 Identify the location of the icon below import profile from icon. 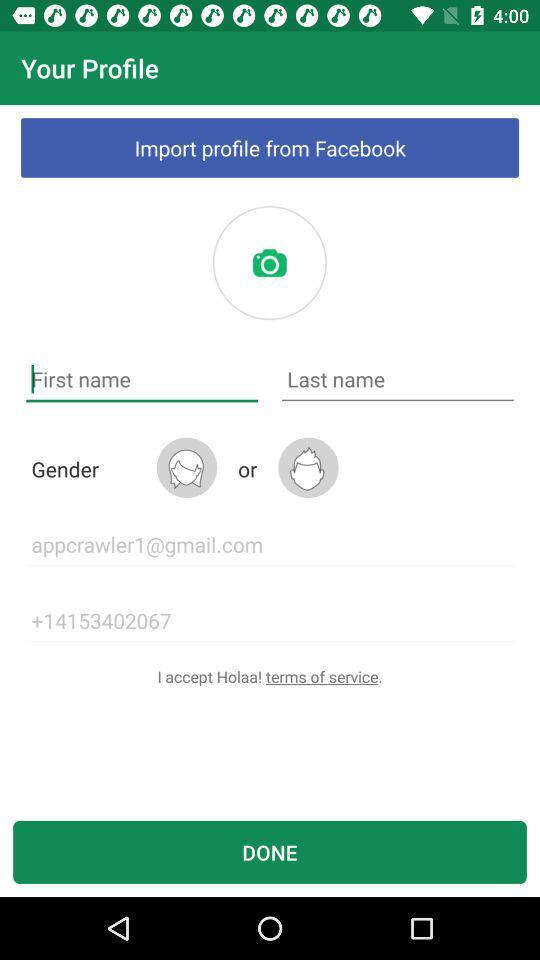
(269, 262).